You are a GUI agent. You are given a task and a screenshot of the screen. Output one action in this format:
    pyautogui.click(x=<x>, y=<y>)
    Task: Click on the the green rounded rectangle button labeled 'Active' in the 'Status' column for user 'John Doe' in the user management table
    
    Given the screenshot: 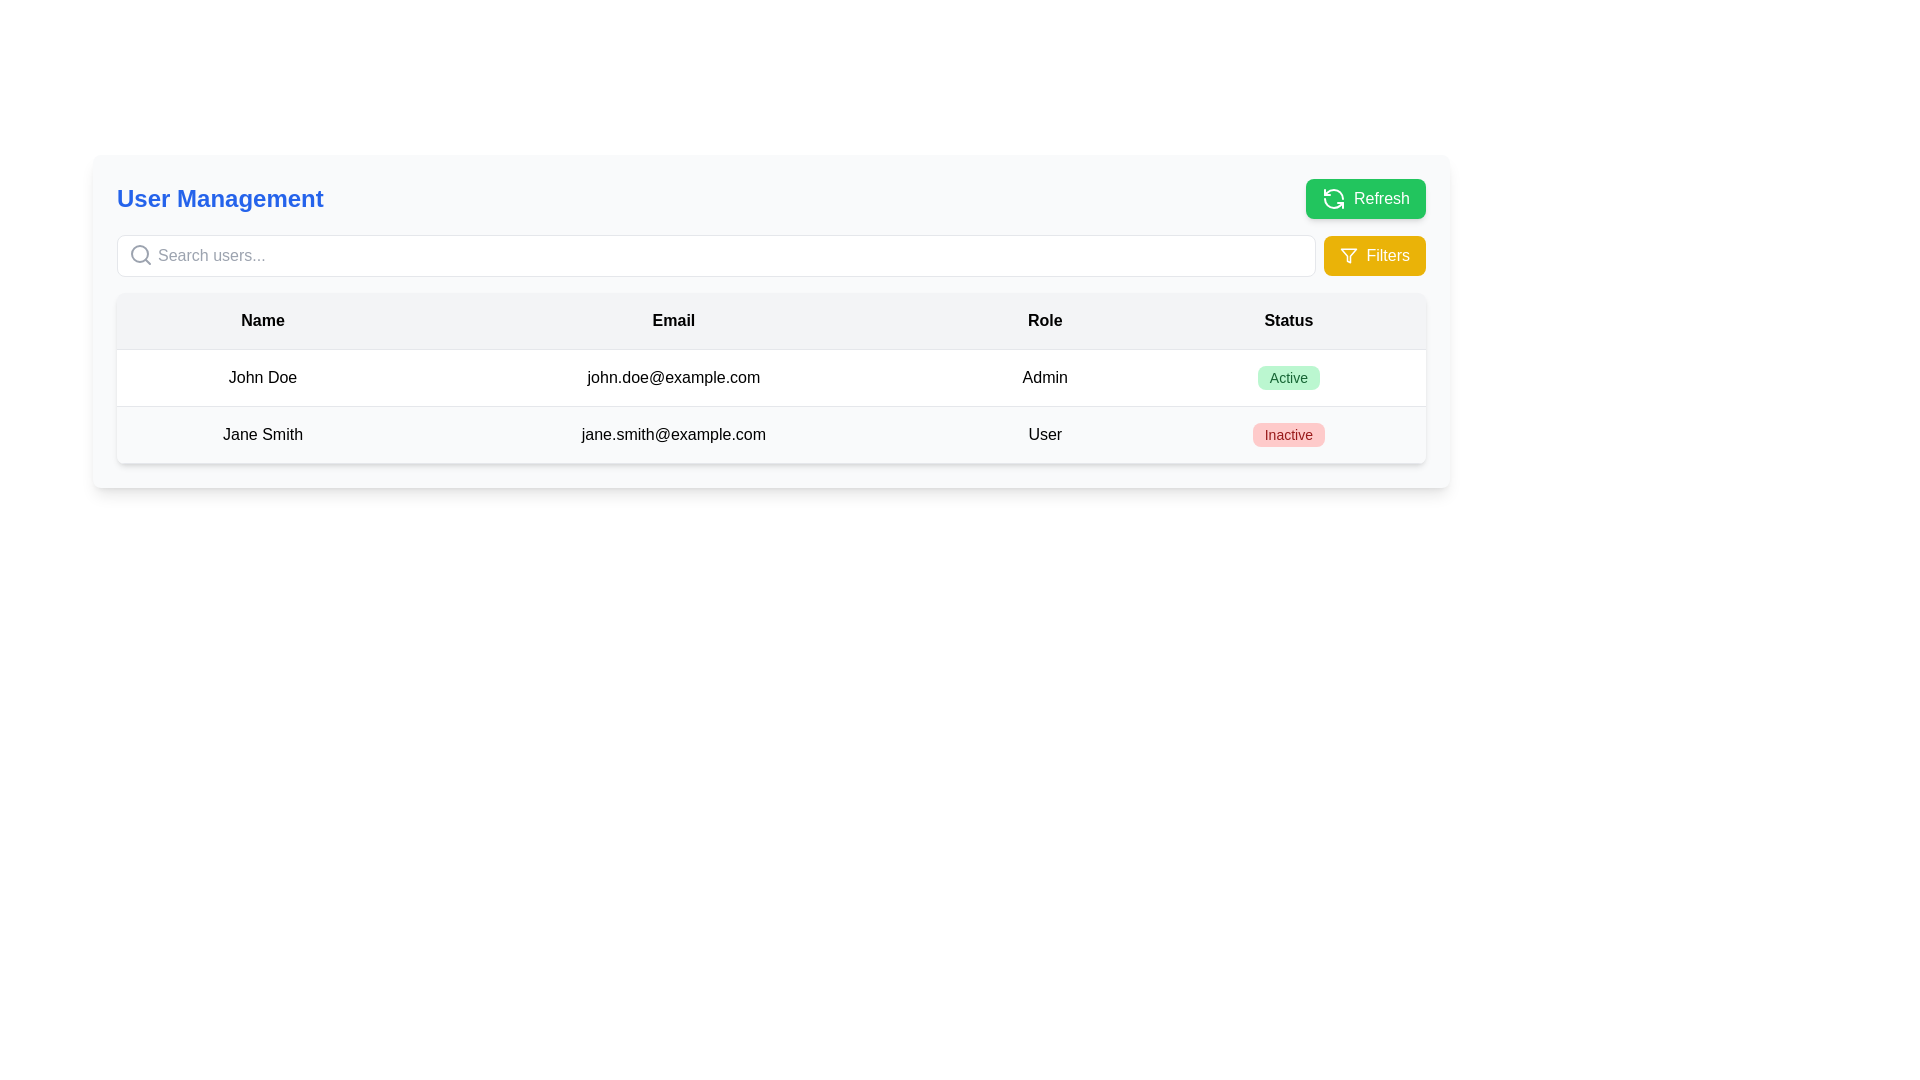 What is the action you would take?
    pyautogui.click(x=1288, y=378)
    